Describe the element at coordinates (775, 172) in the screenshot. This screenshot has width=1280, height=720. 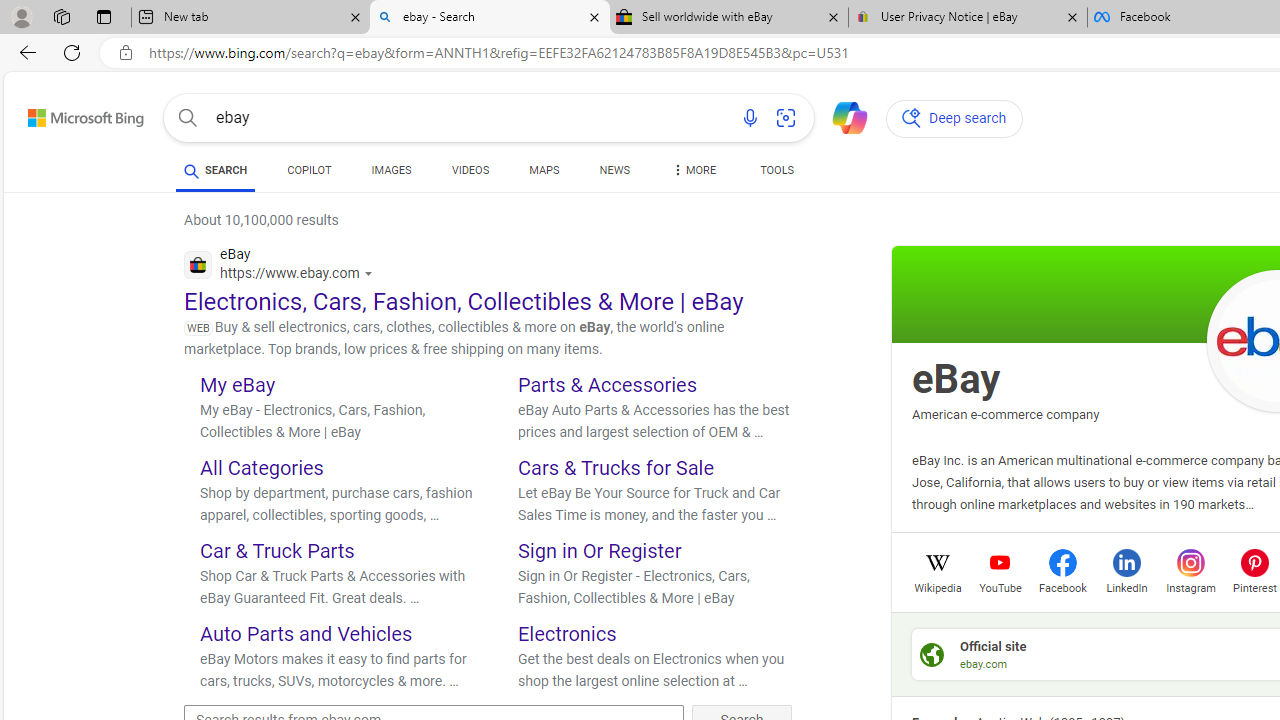
I see `'TOOLS'` at that location.